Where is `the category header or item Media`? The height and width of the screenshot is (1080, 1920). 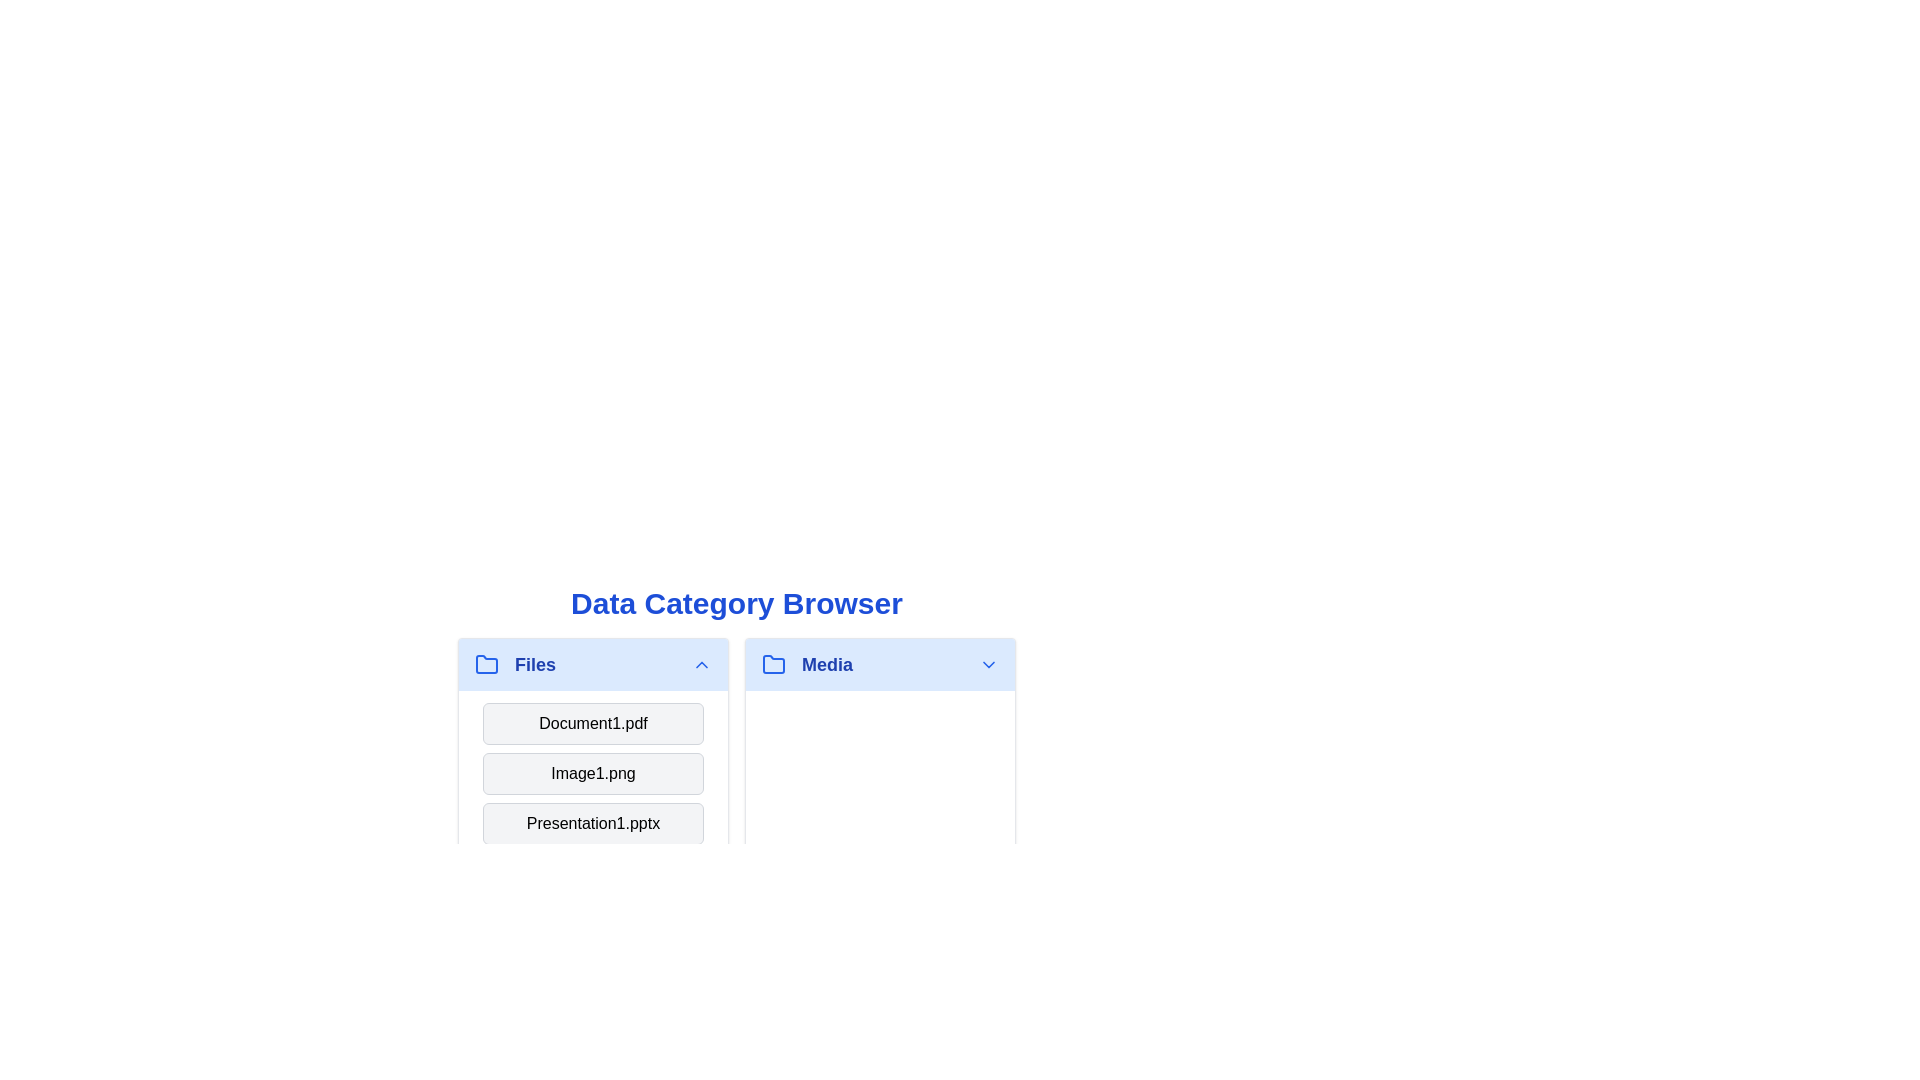
the category header or item Media is located at coordinates (880, 664).